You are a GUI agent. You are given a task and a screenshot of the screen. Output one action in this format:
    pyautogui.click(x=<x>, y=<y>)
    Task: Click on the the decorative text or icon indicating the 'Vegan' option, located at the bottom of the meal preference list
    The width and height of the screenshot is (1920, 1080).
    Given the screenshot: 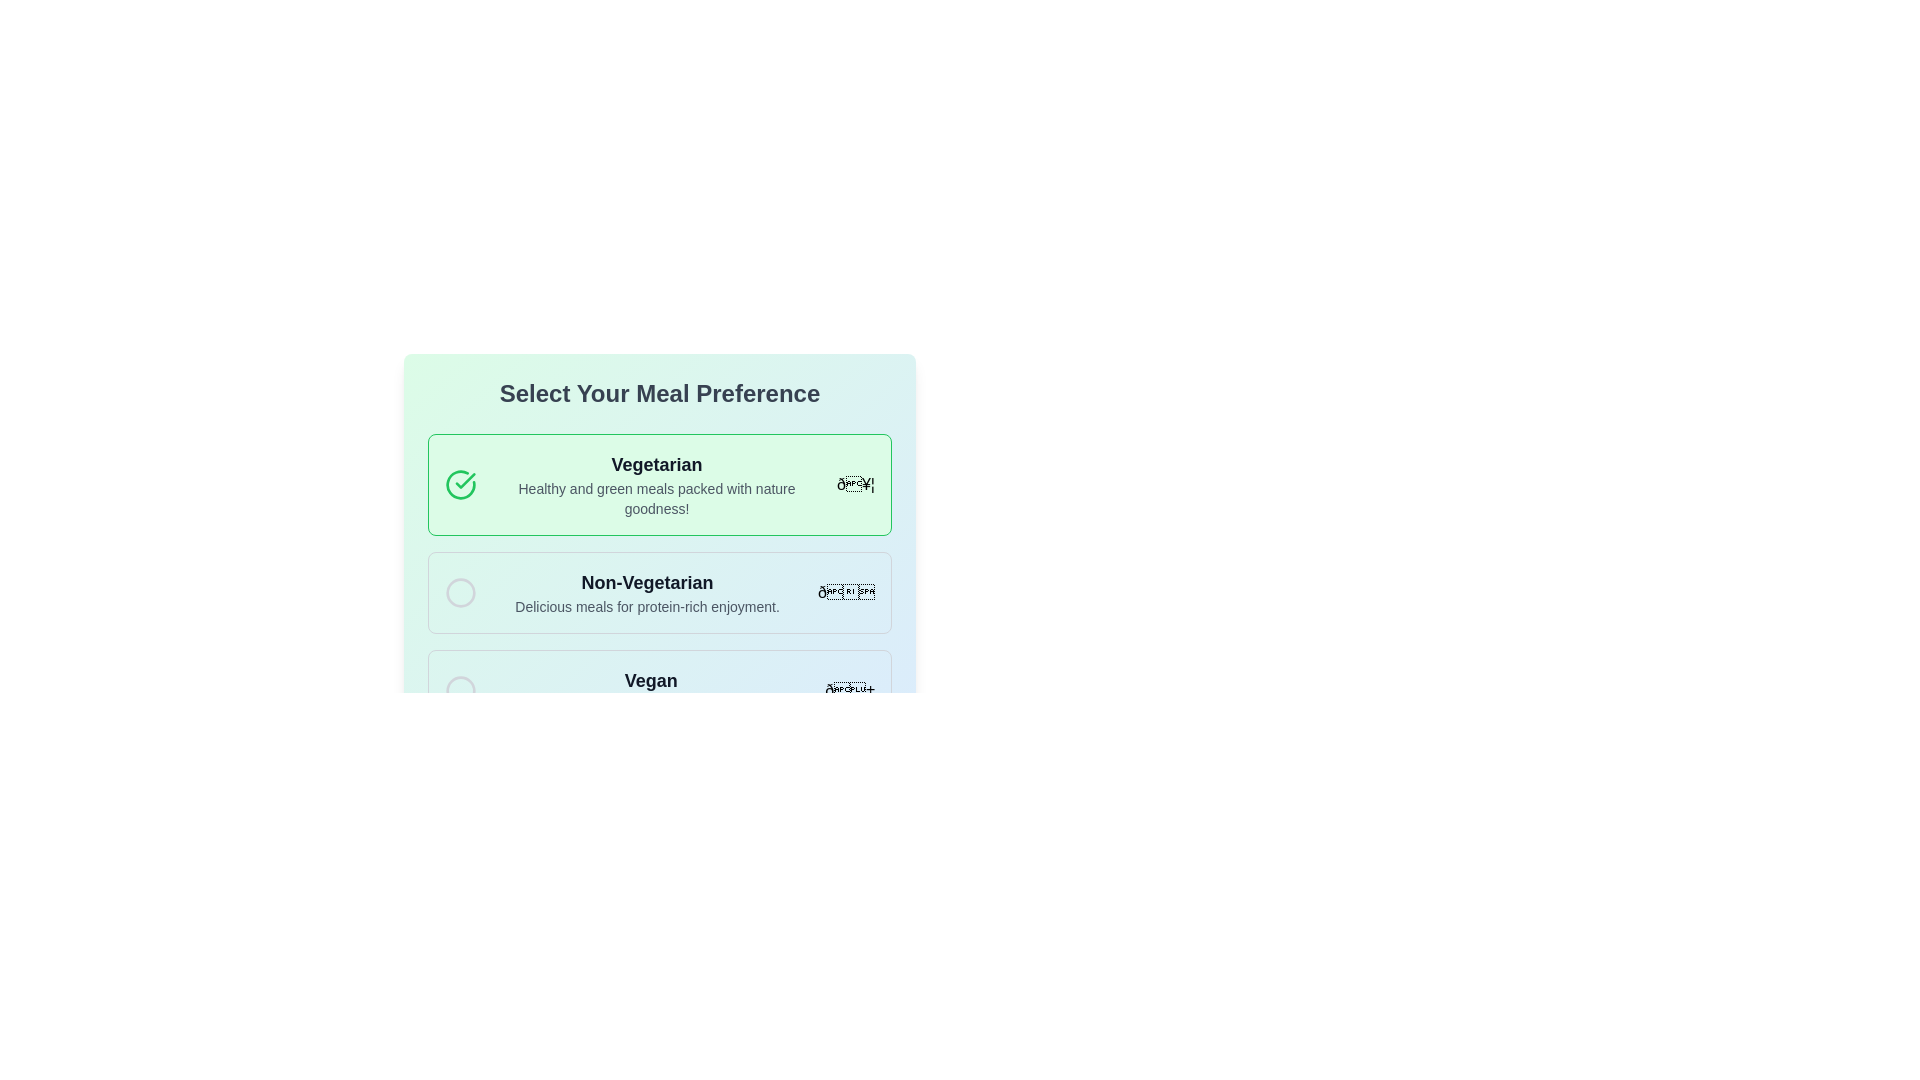 What is the action you would take?
    pyautogui.click(x=850, y=689)
    